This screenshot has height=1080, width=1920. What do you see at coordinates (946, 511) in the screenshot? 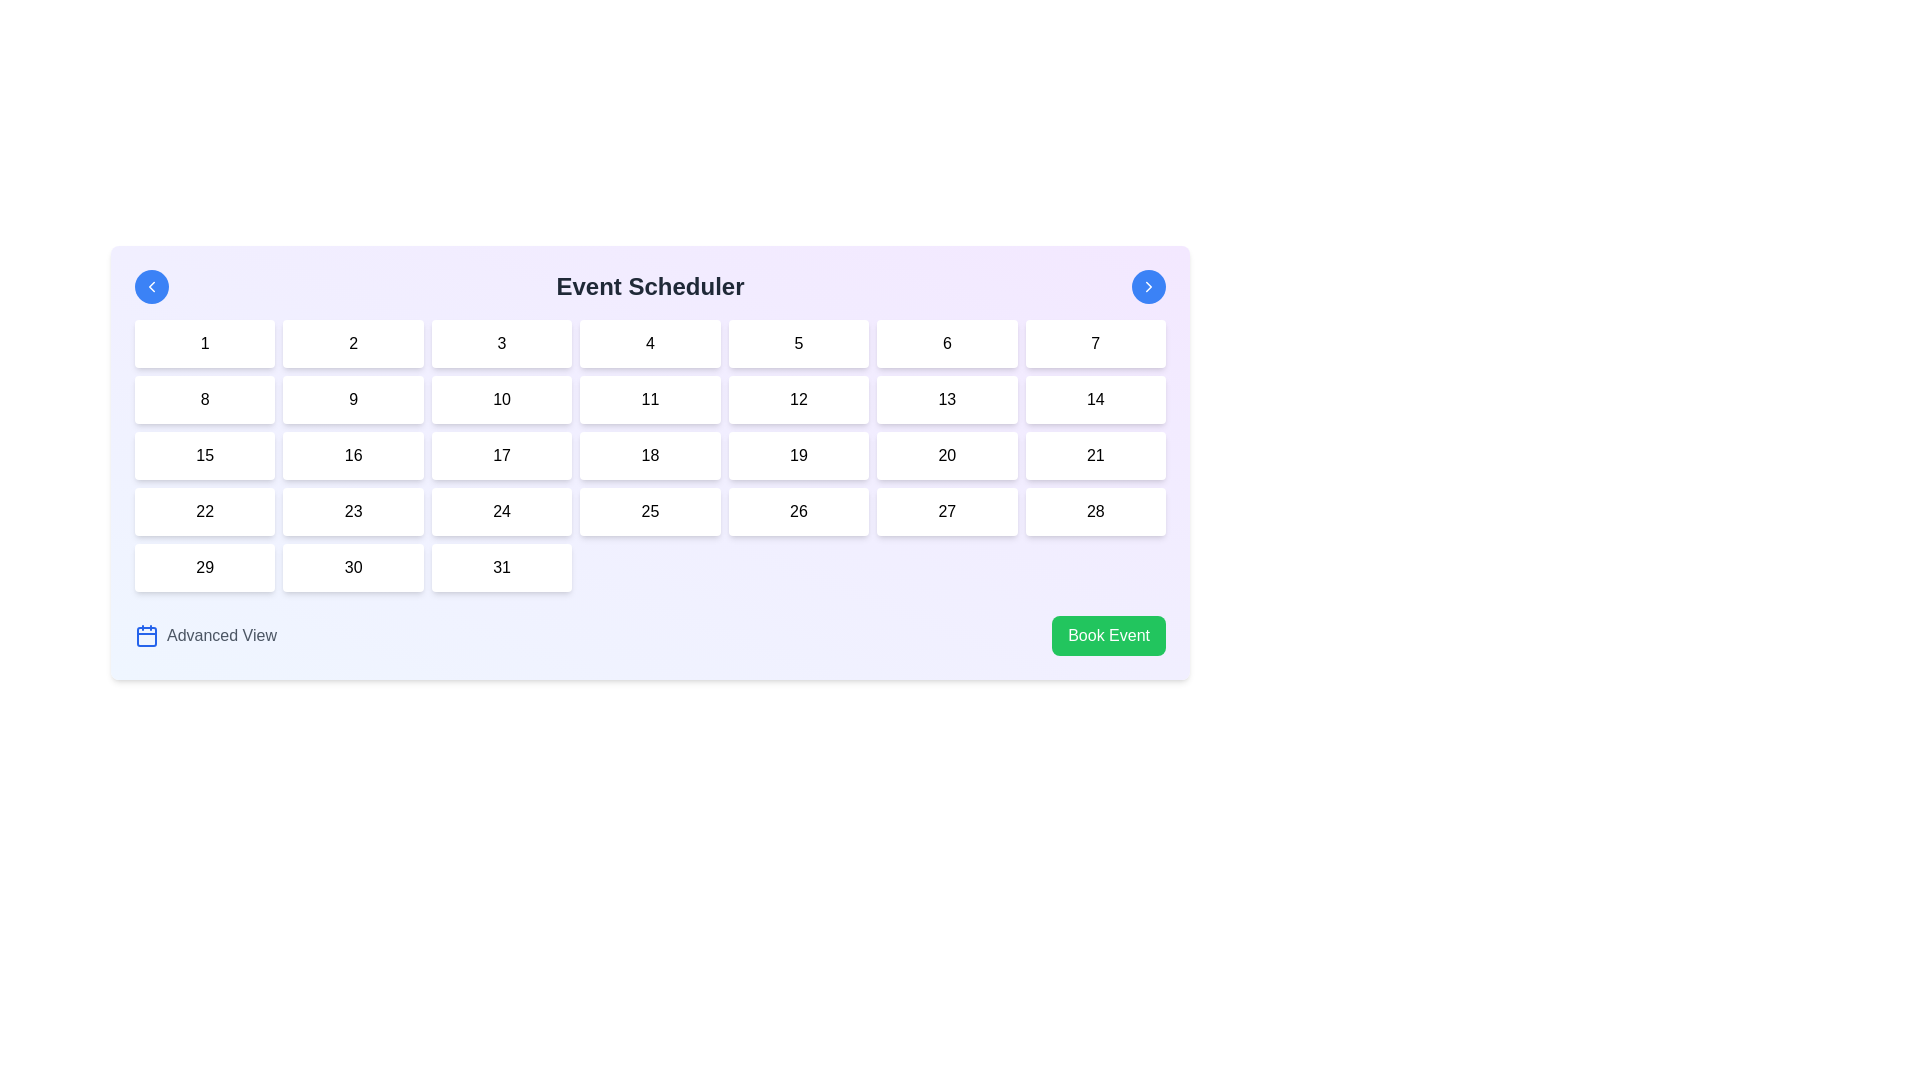
I see `the button labeled '27', which is a rectangular button with a white background, shadow effect, and rounded corners, located` at bounding box center [946, 511].